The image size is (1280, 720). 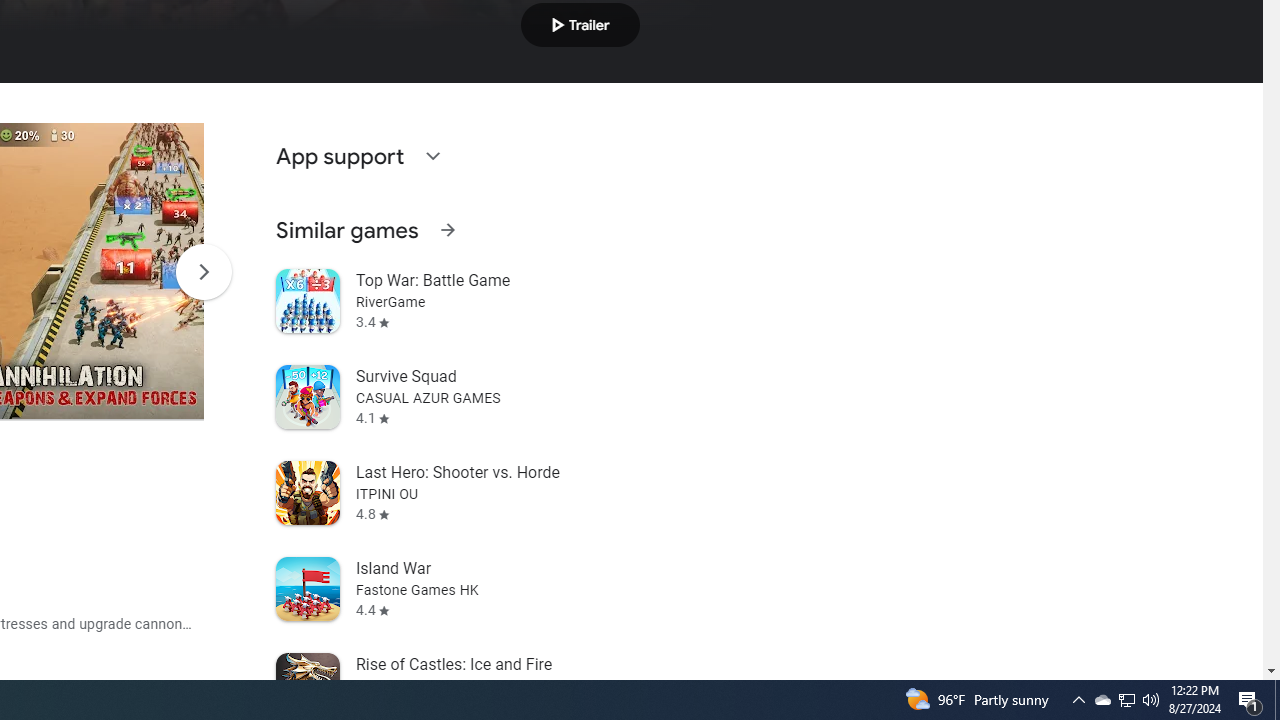 I want to click on 'Expand', so click(x=431, y=154).